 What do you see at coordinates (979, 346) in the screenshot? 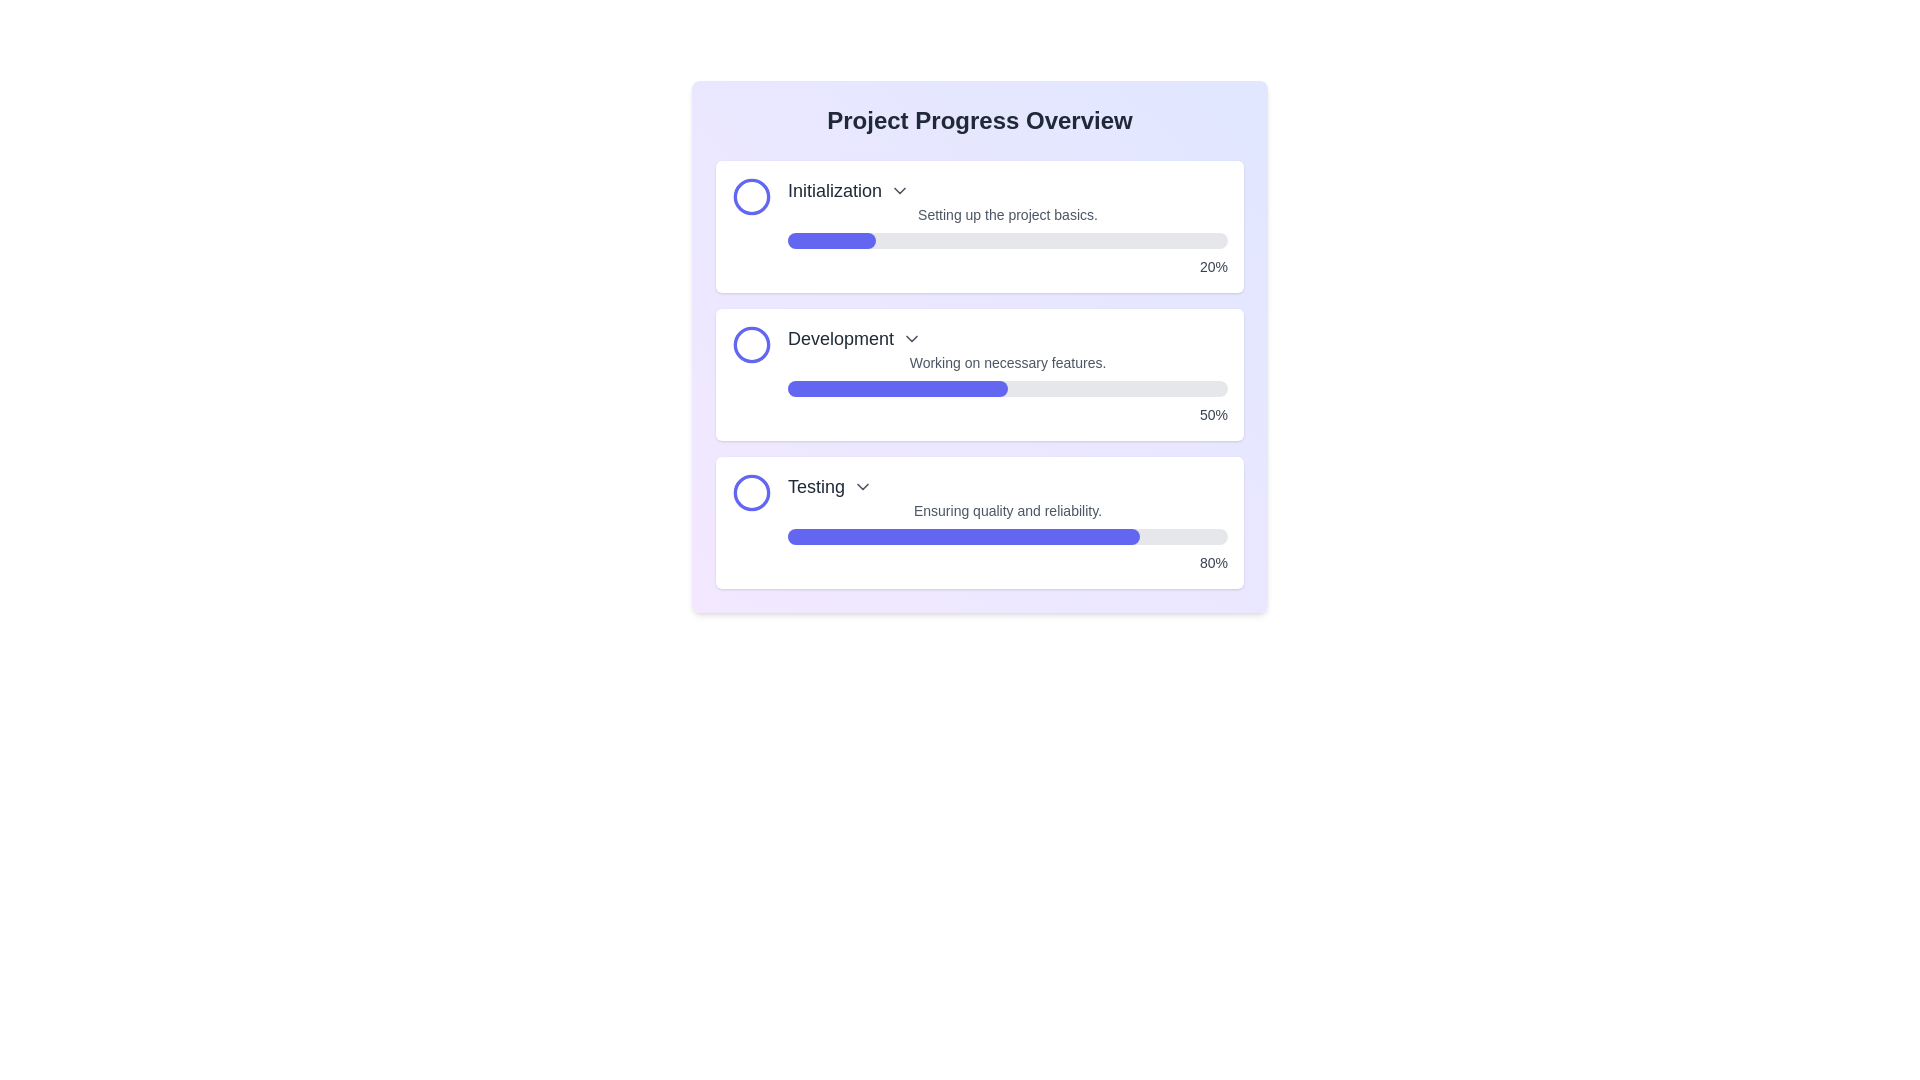
I see `the icons within the 'Development' progress card` at bounding box center [979, 346].